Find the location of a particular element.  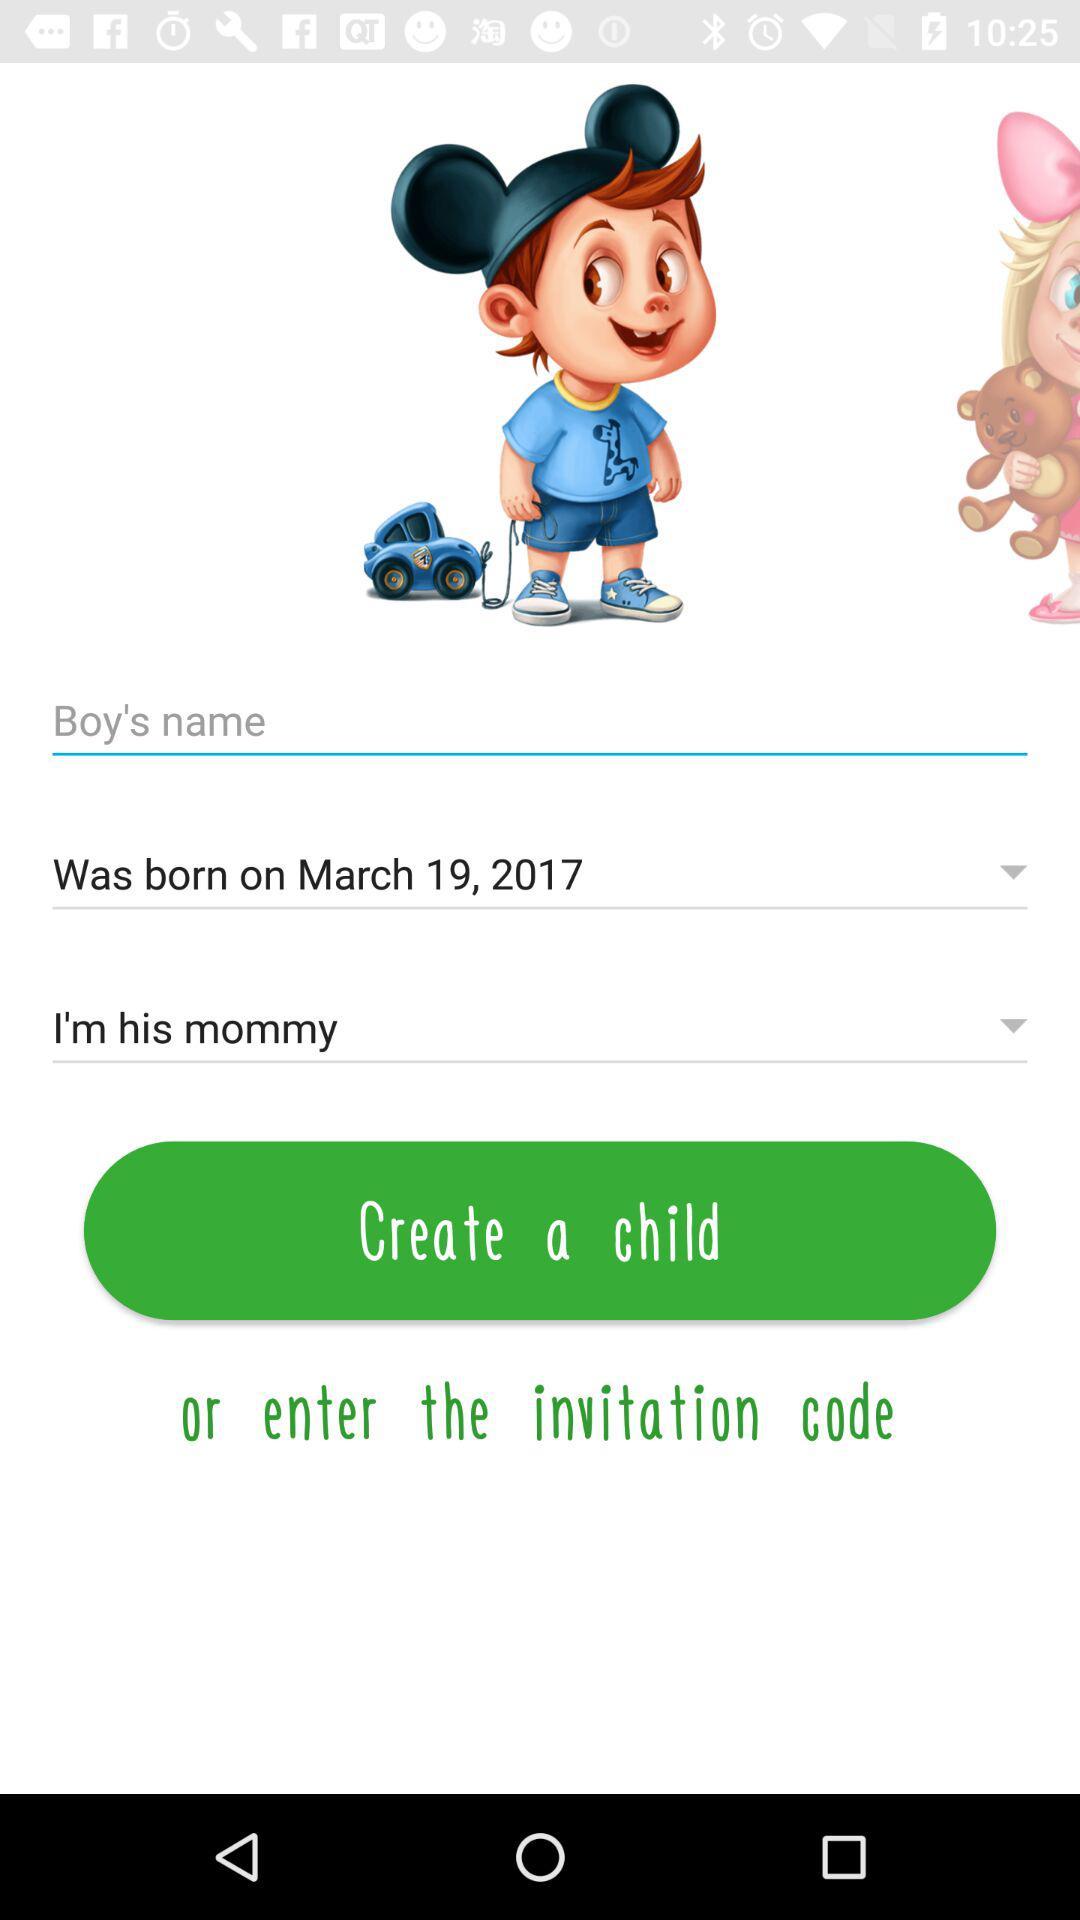

child 's name is located at coordinates (540, 720).